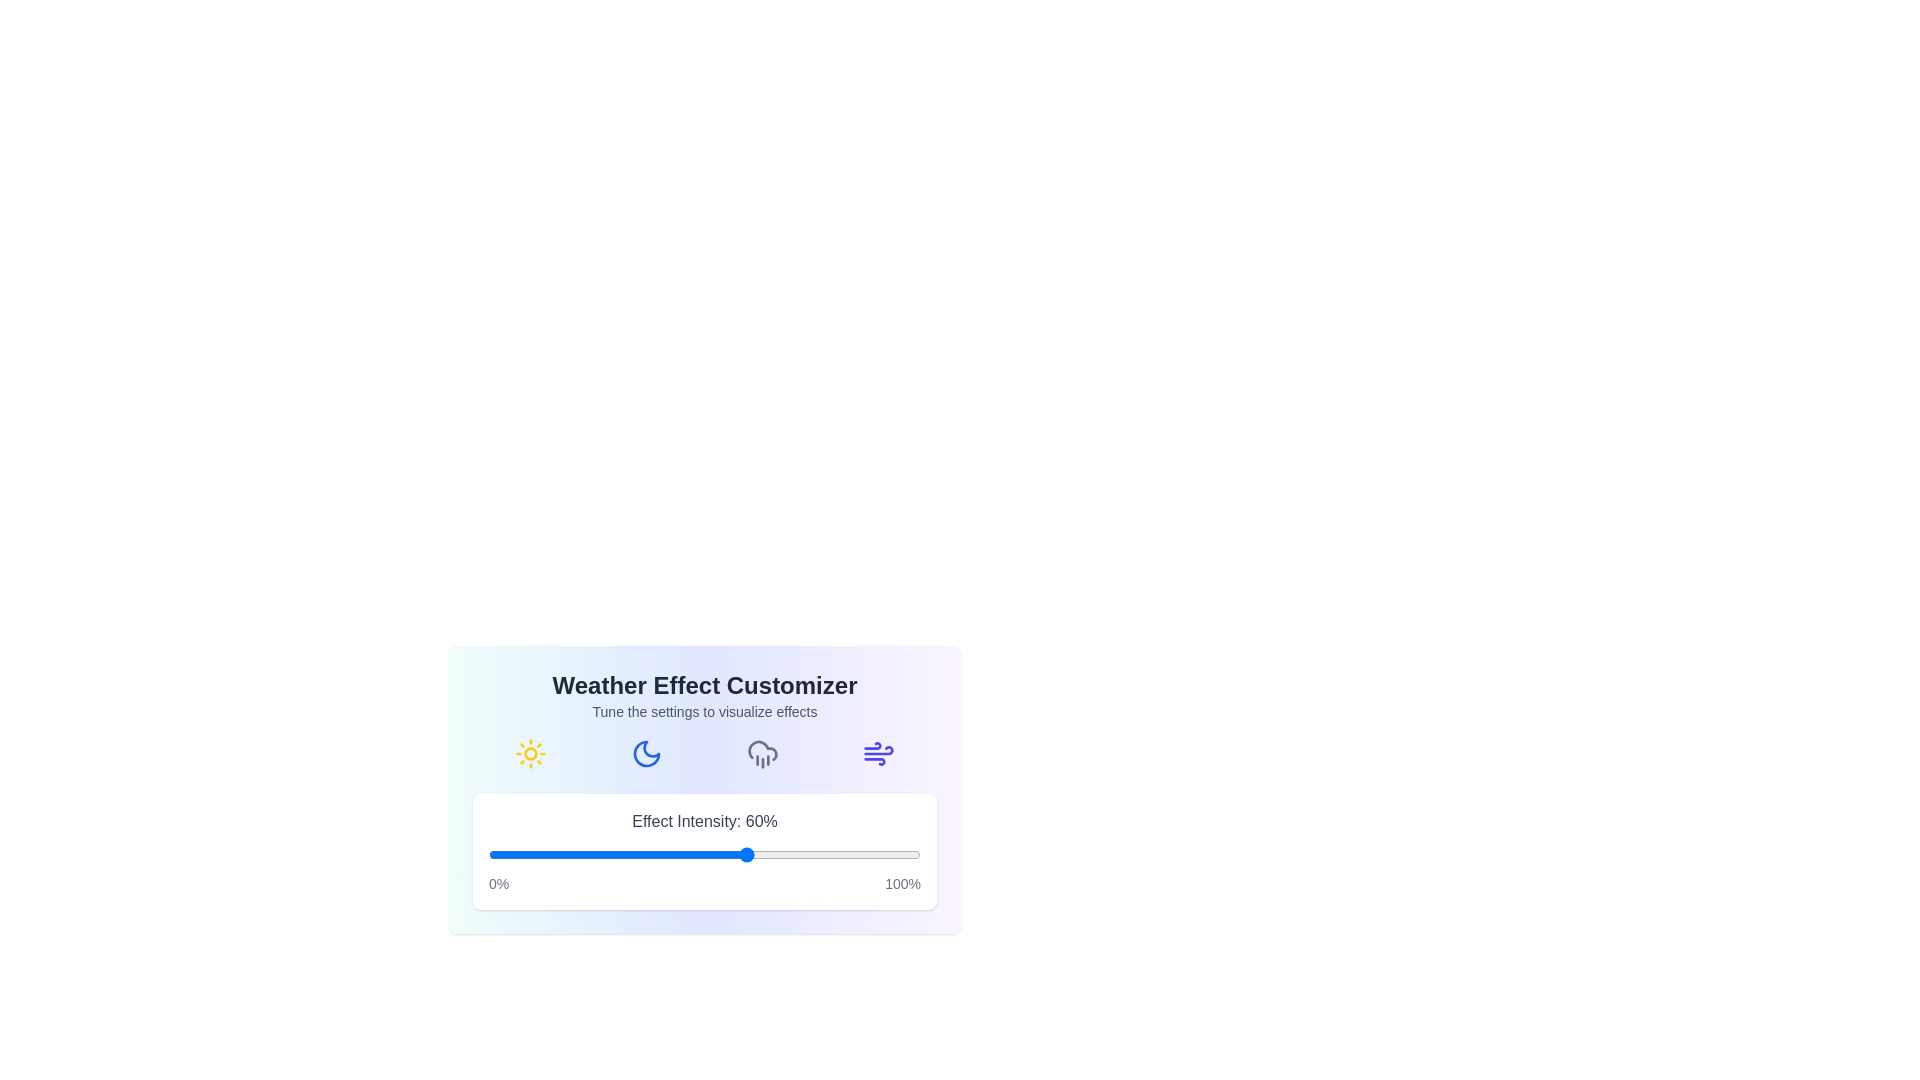  Describe the element at coordinates (705, 753) in the screenshot. I see `an icon within the weather effect customizer, which is located below the text 'Tune the settings to visualize effects' and above the 'Effect Intensity: 60%' slider` at that location.